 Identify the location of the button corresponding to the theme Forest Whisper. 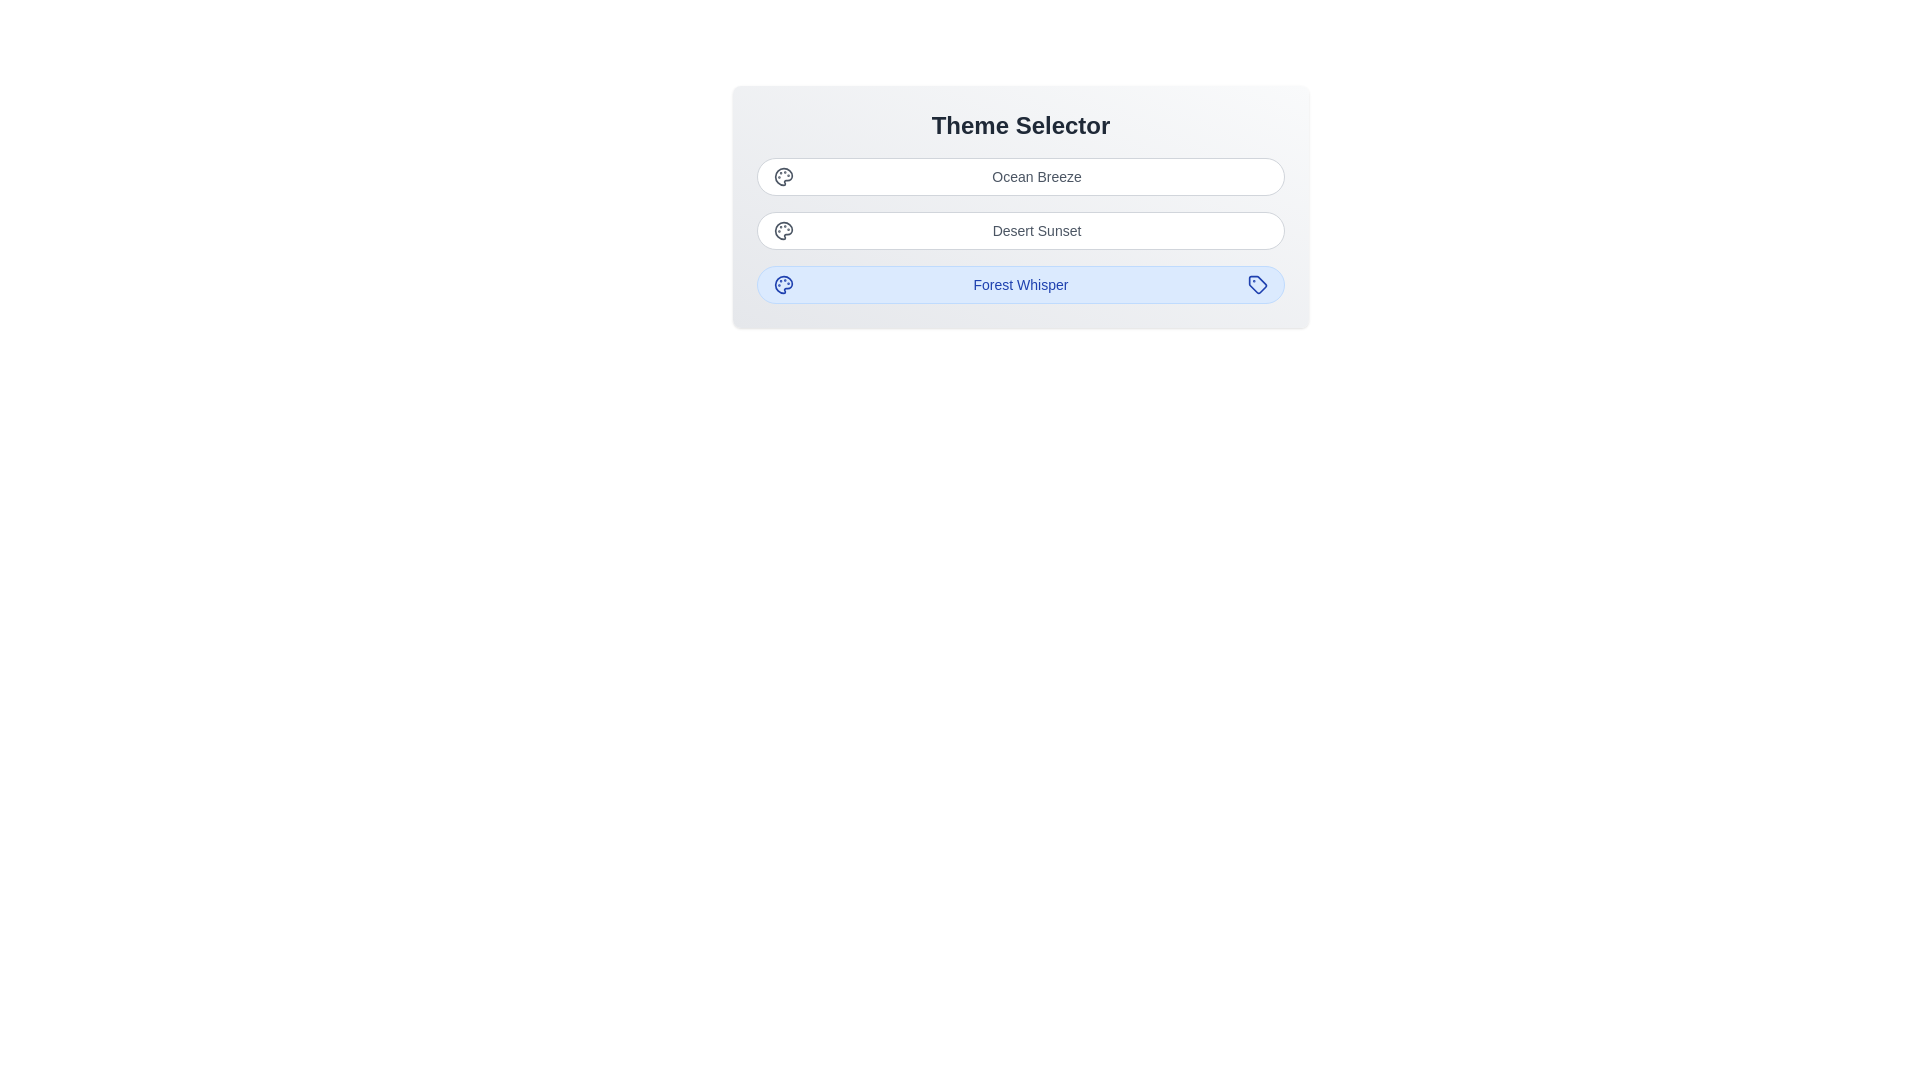
(1021, 285).